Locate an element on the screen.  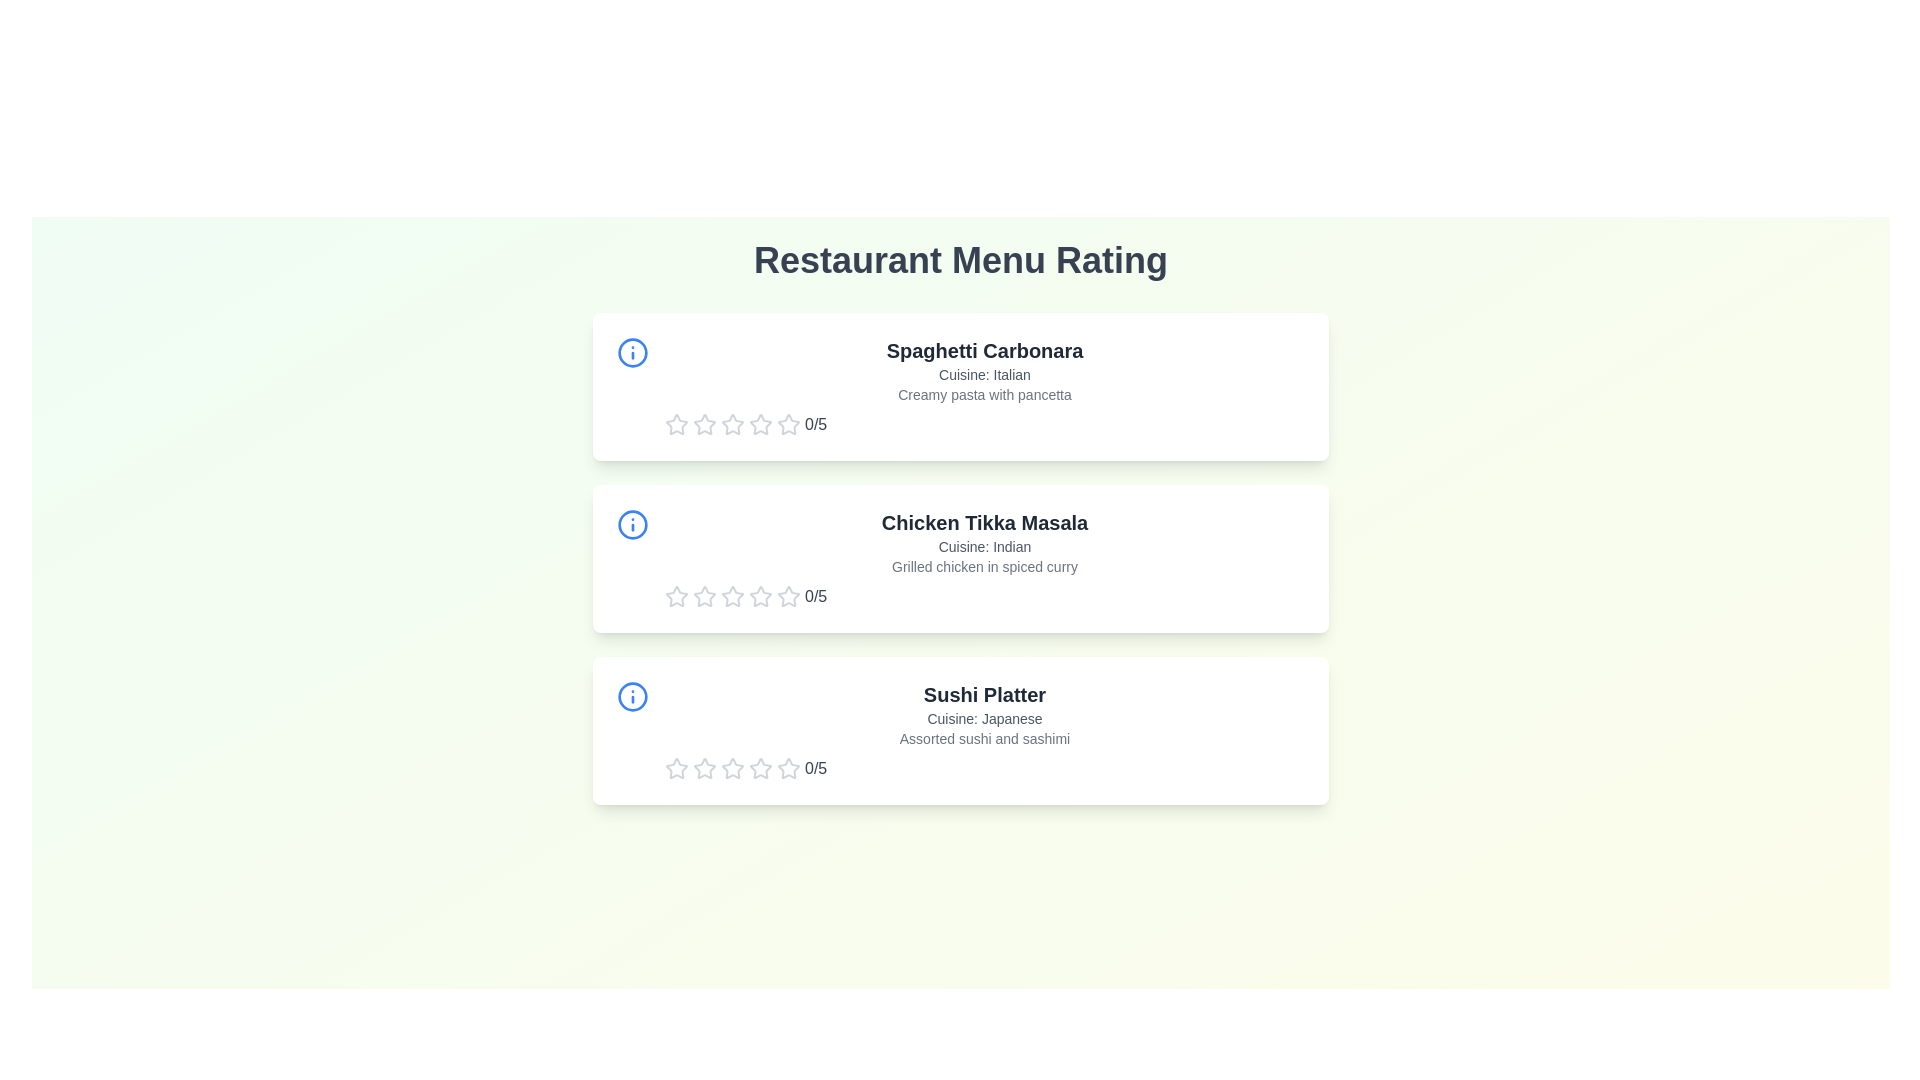
the rating of a menu item to 3 stars is located at coordinates (732, 423).